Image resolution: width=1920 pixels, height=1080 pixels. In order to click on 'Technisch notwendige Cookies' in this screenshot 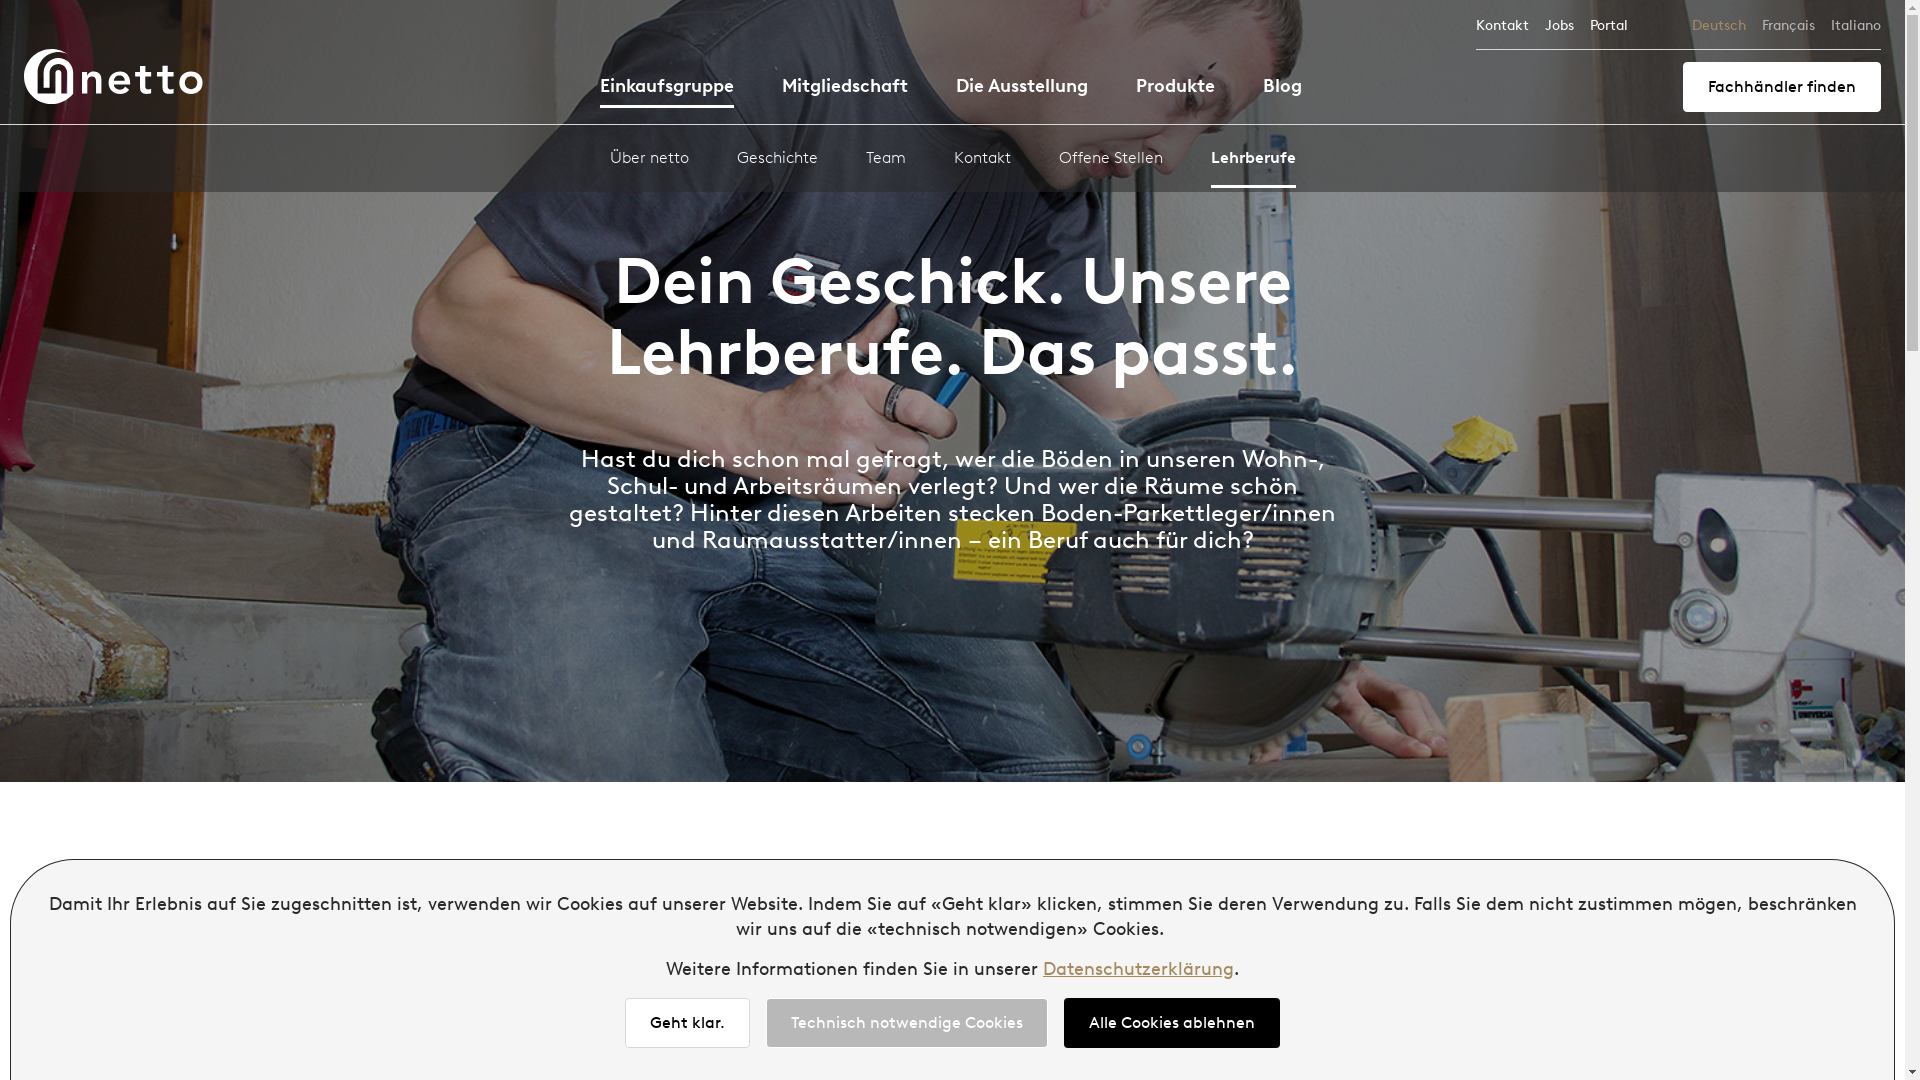, I will do `click(765, 1022)`.